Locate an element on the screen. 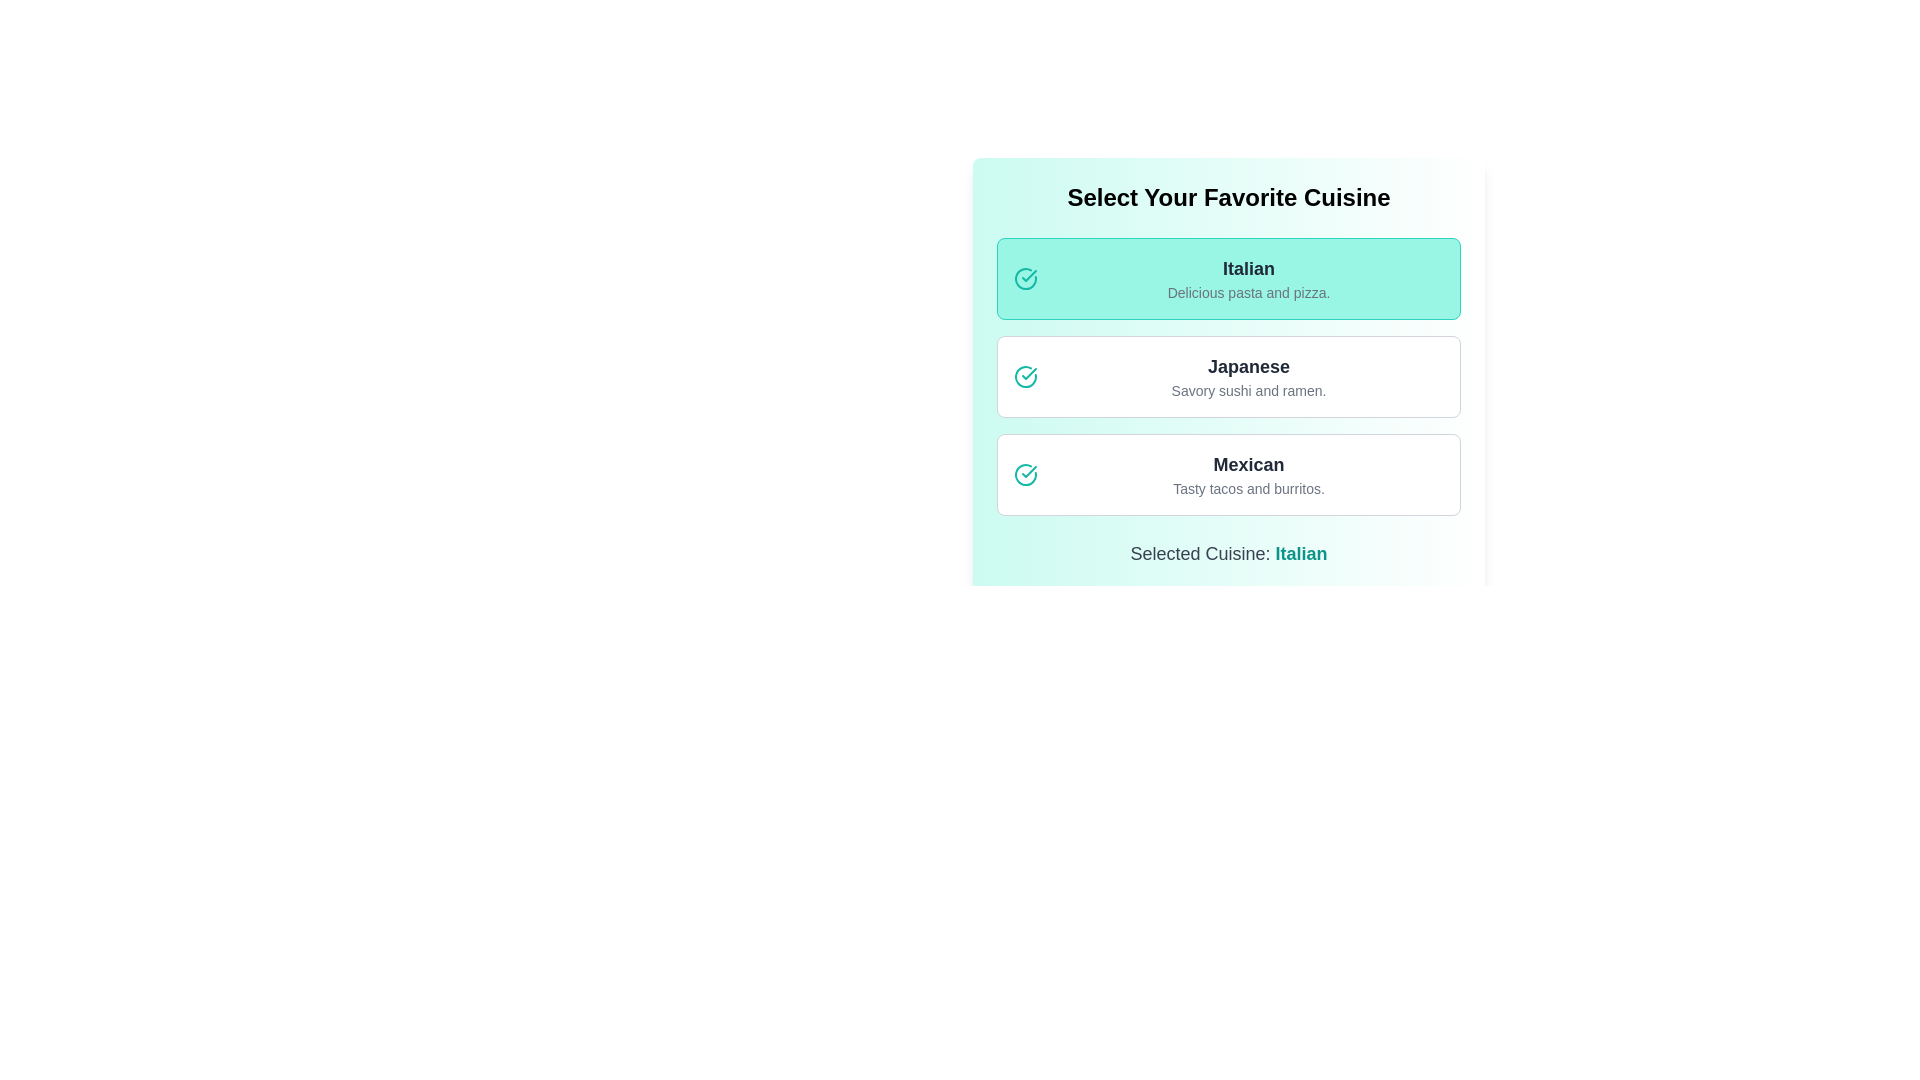  the Japanese cuisine option in the selectable list group, which is the second entry with a teal background indicating selection is located at coordinates (1227, 377).